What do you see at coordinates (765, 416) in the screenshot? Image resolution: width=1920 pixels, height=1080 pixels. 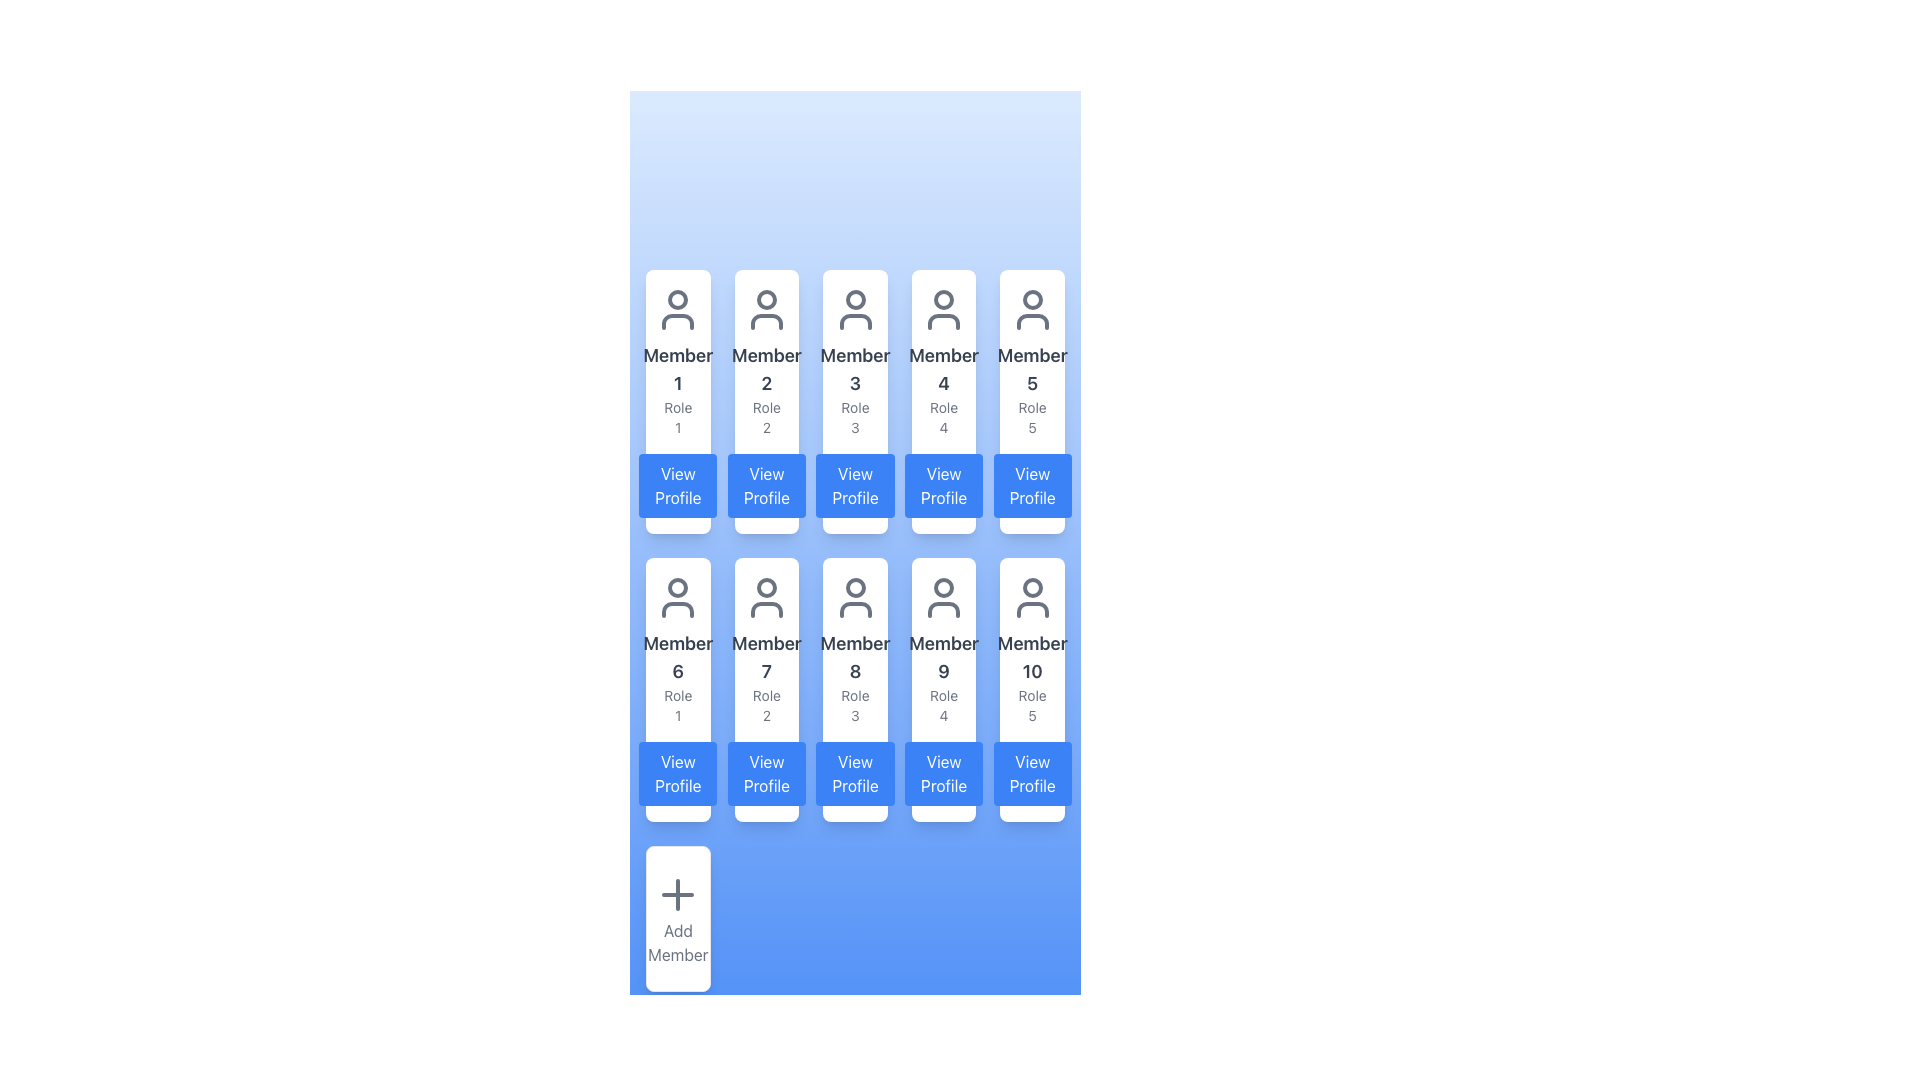 I see `the text label displaying 'Role 2', which is styled in a smaller font size and uses a subdued gray color, located immediately below 'Member 2'` at bounding box center [765, 416].